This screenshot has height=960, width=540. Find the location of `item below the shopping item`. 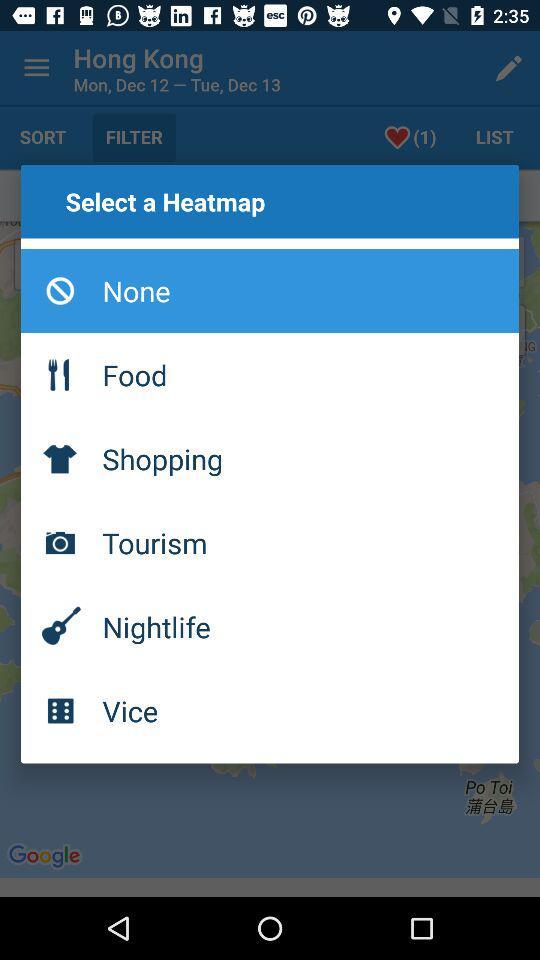

item below the shopping item is located at coordinates (270, 542).